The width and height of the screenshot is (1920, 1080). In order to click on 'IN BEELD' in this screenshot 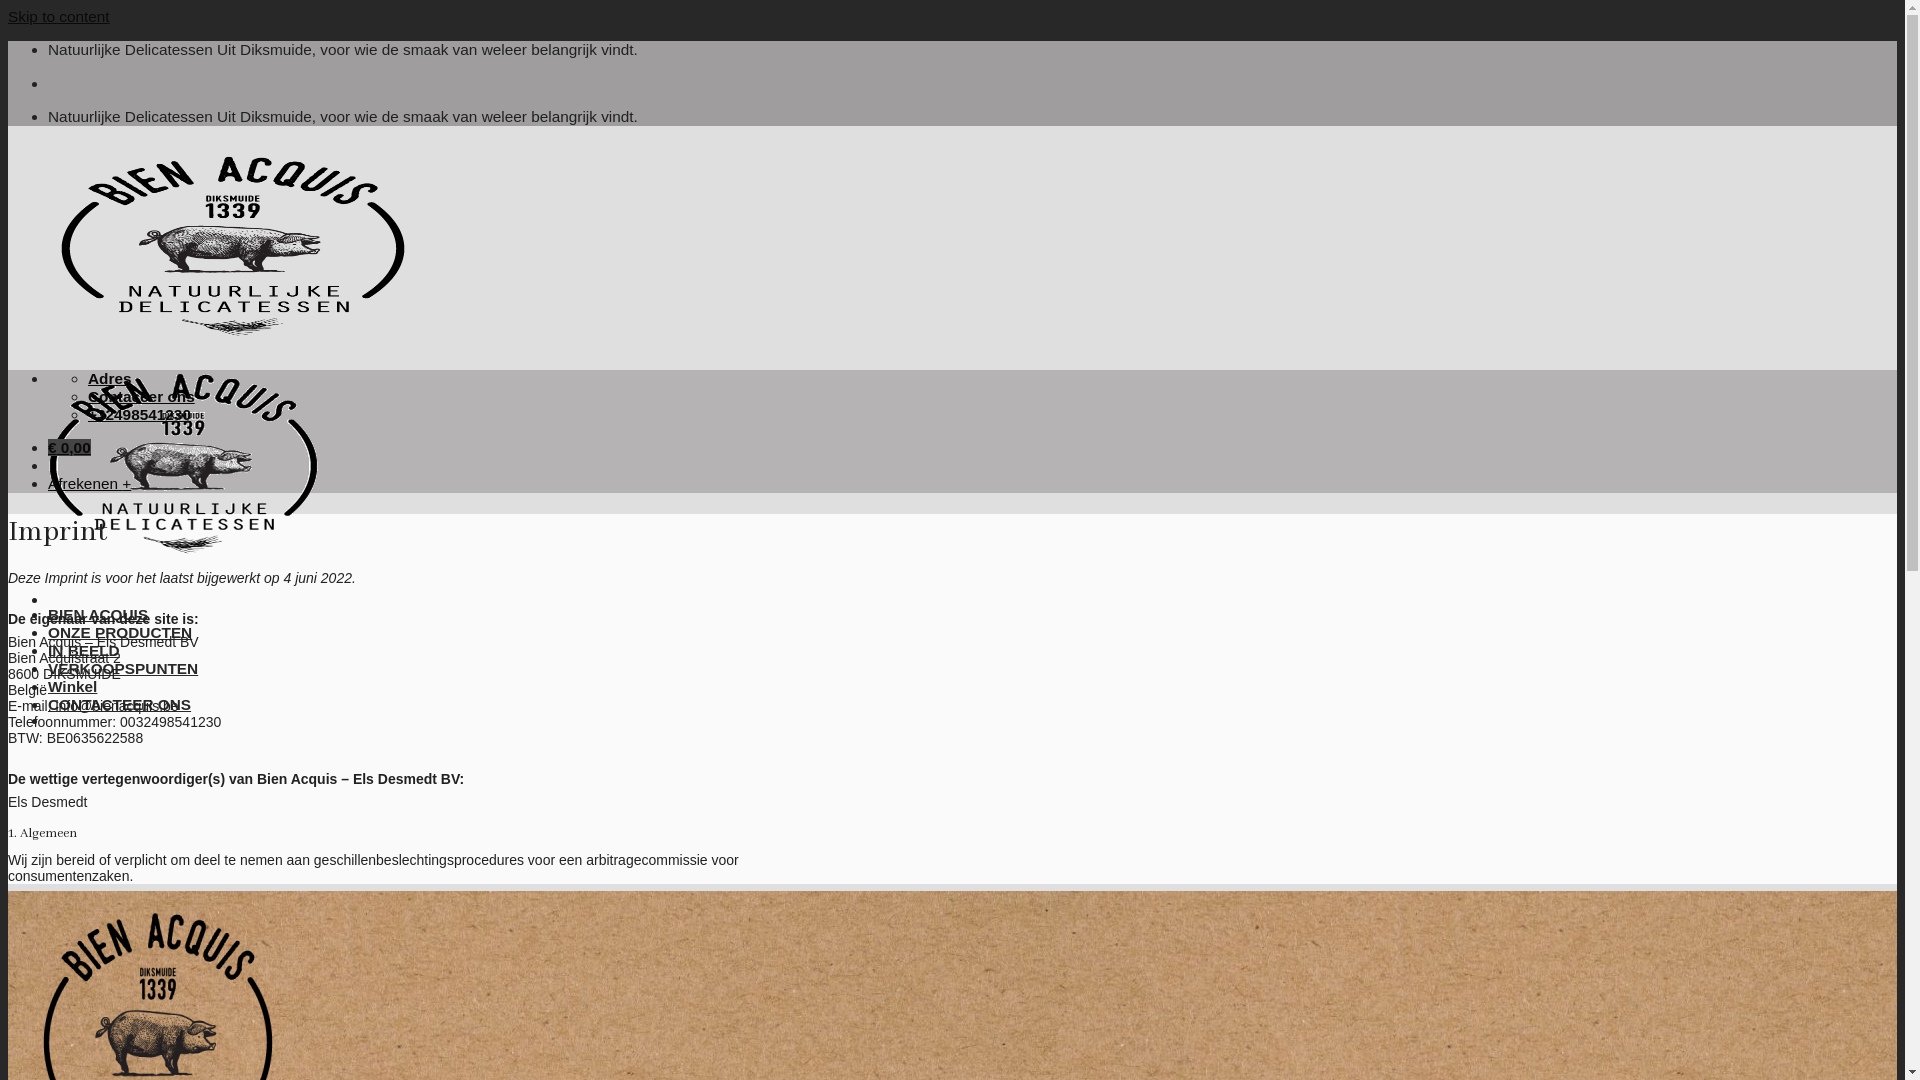, I will do `click(82, 650)`.